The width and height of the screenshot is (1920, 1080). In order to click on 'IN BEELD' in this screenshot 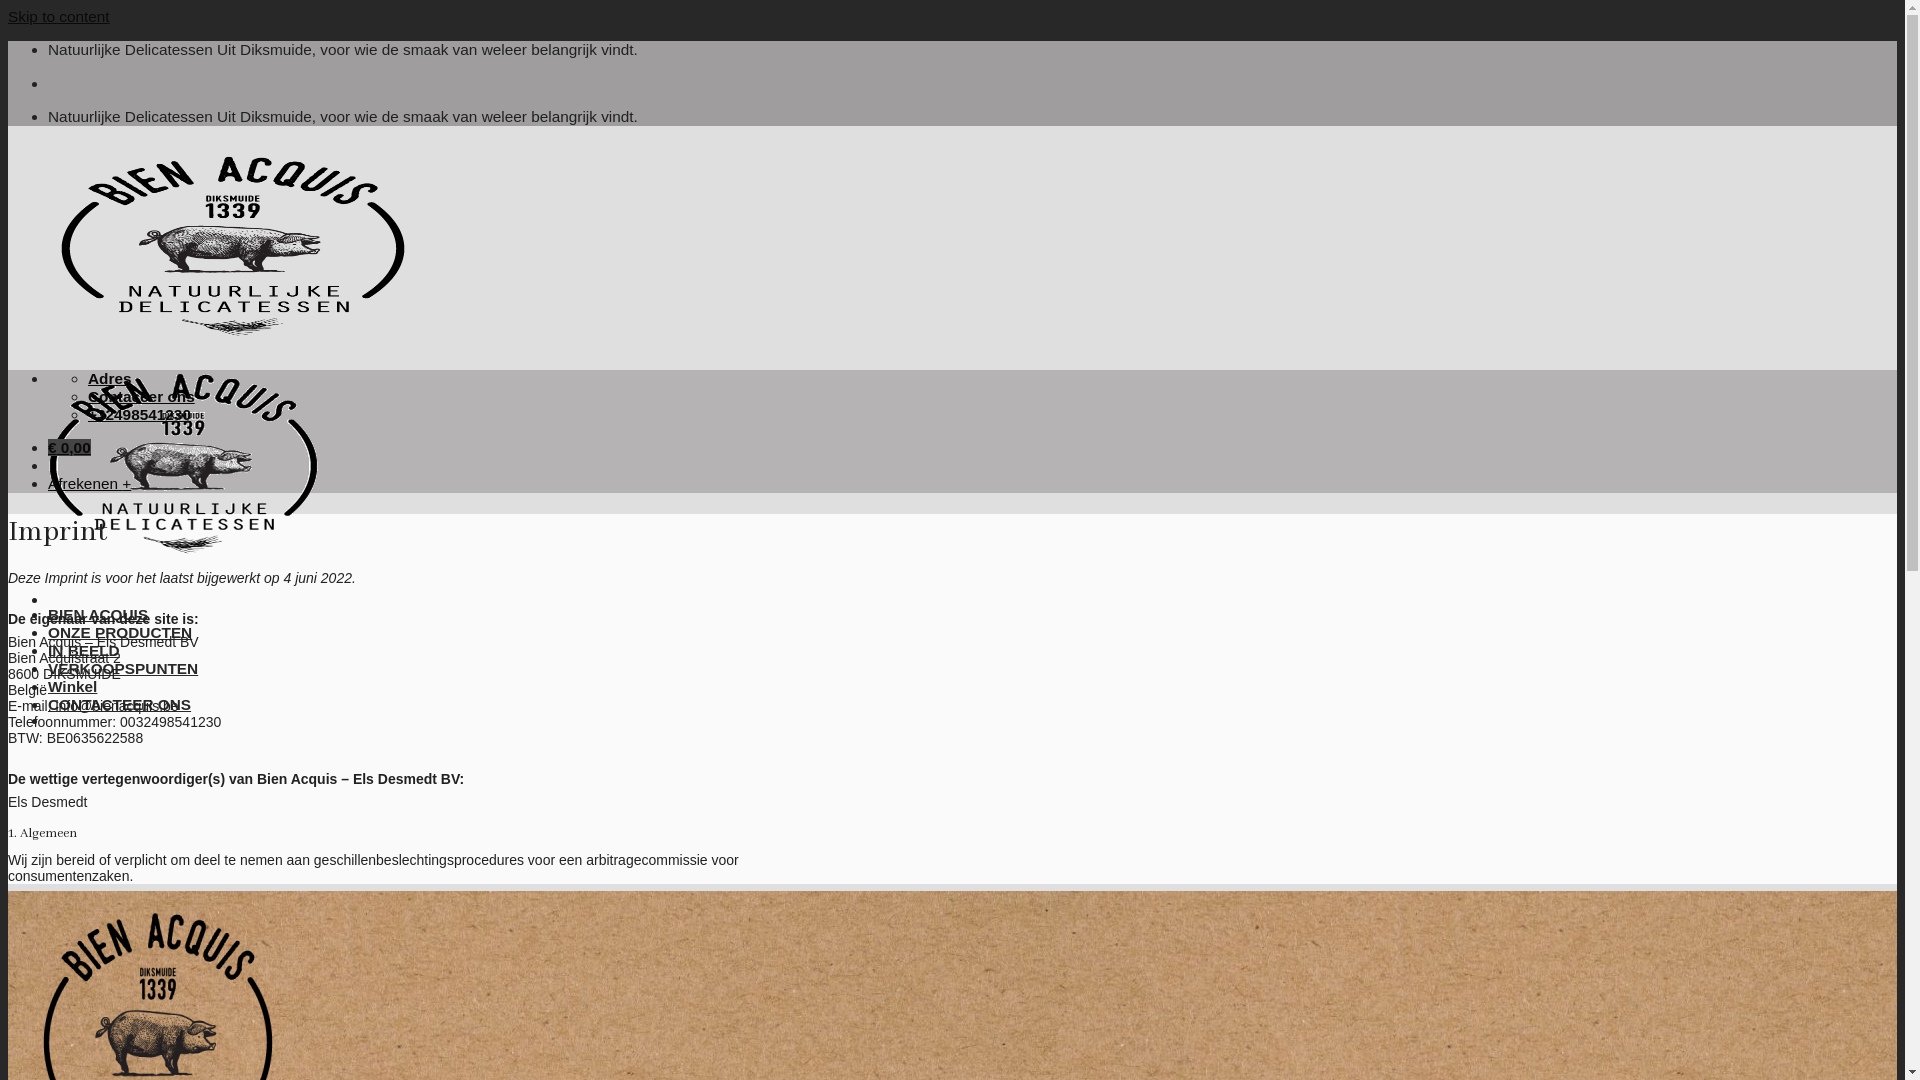, I will do `click(82, 650)`.